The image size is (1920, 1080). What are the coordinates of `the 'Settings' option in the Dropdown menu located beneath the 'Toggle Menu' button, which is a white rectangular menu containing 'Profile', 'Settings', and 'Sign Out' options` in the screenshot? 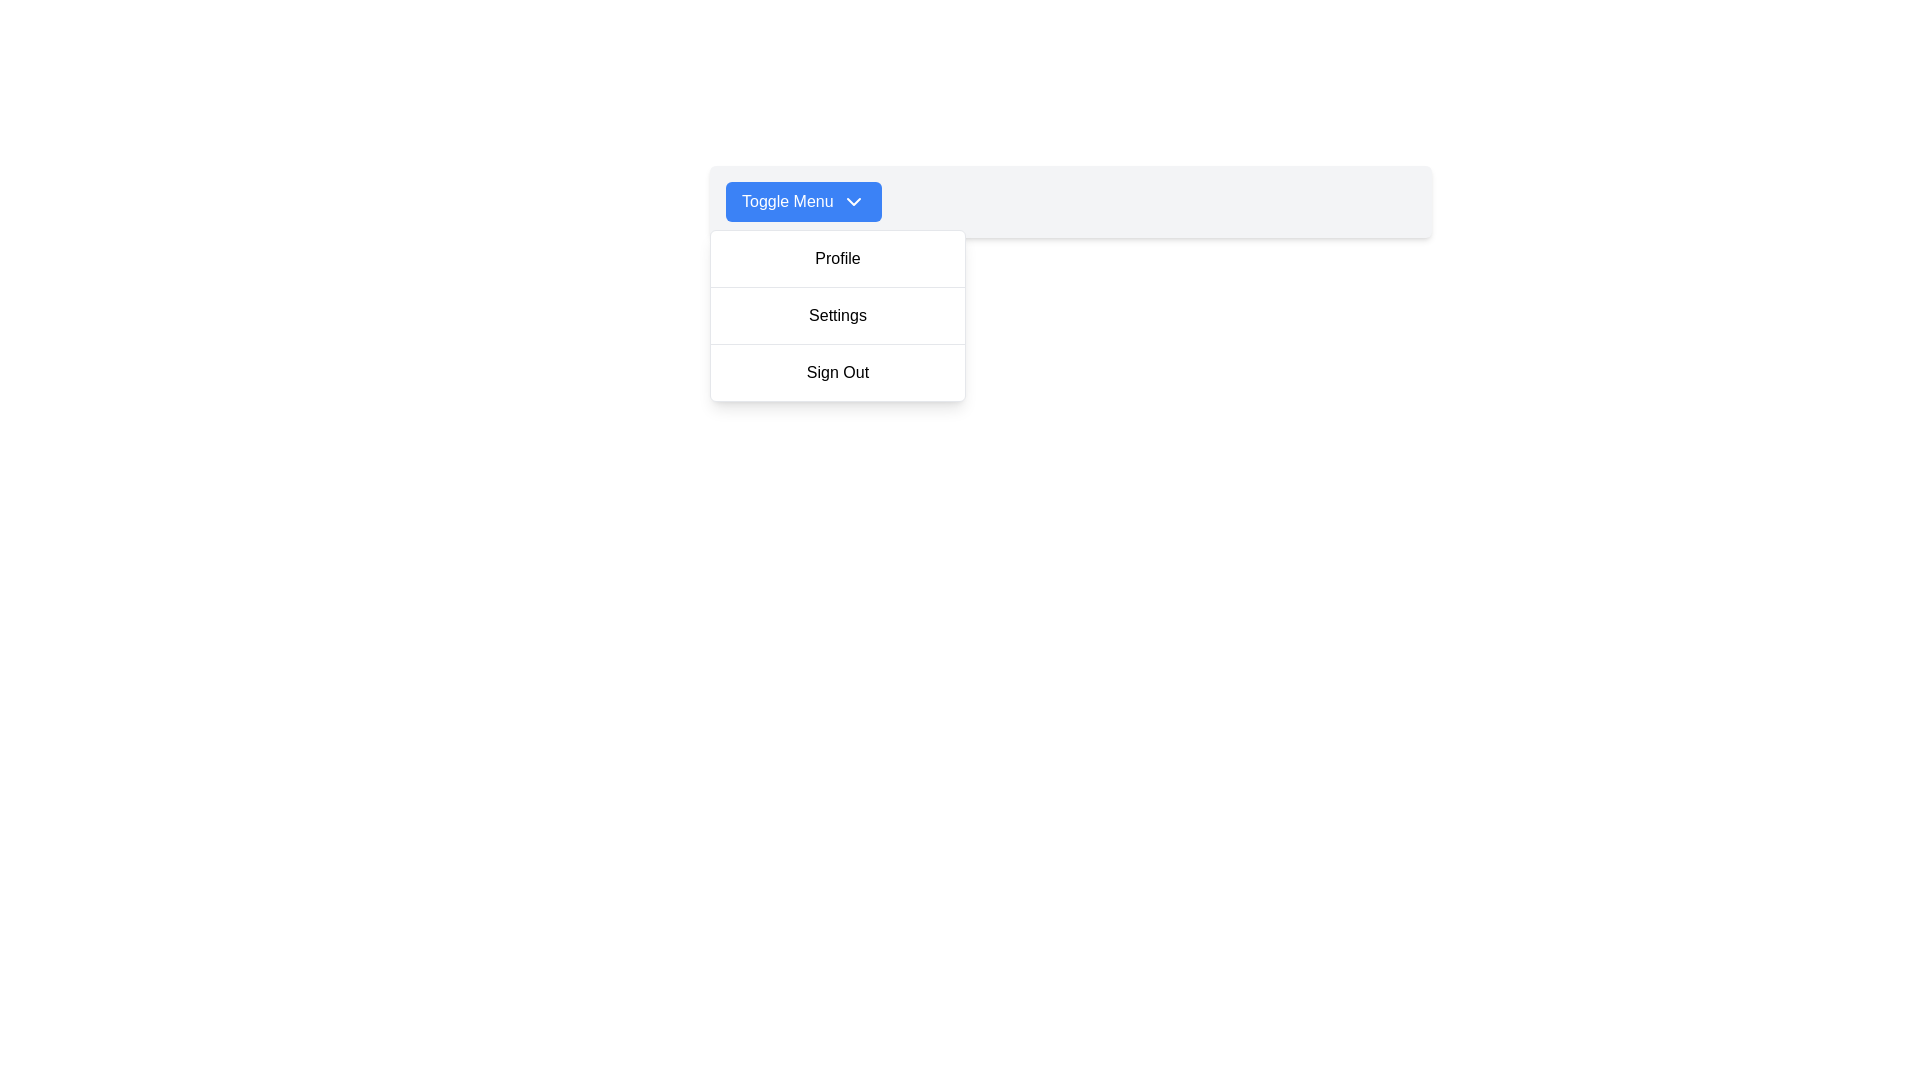 It's located at (838, 315).